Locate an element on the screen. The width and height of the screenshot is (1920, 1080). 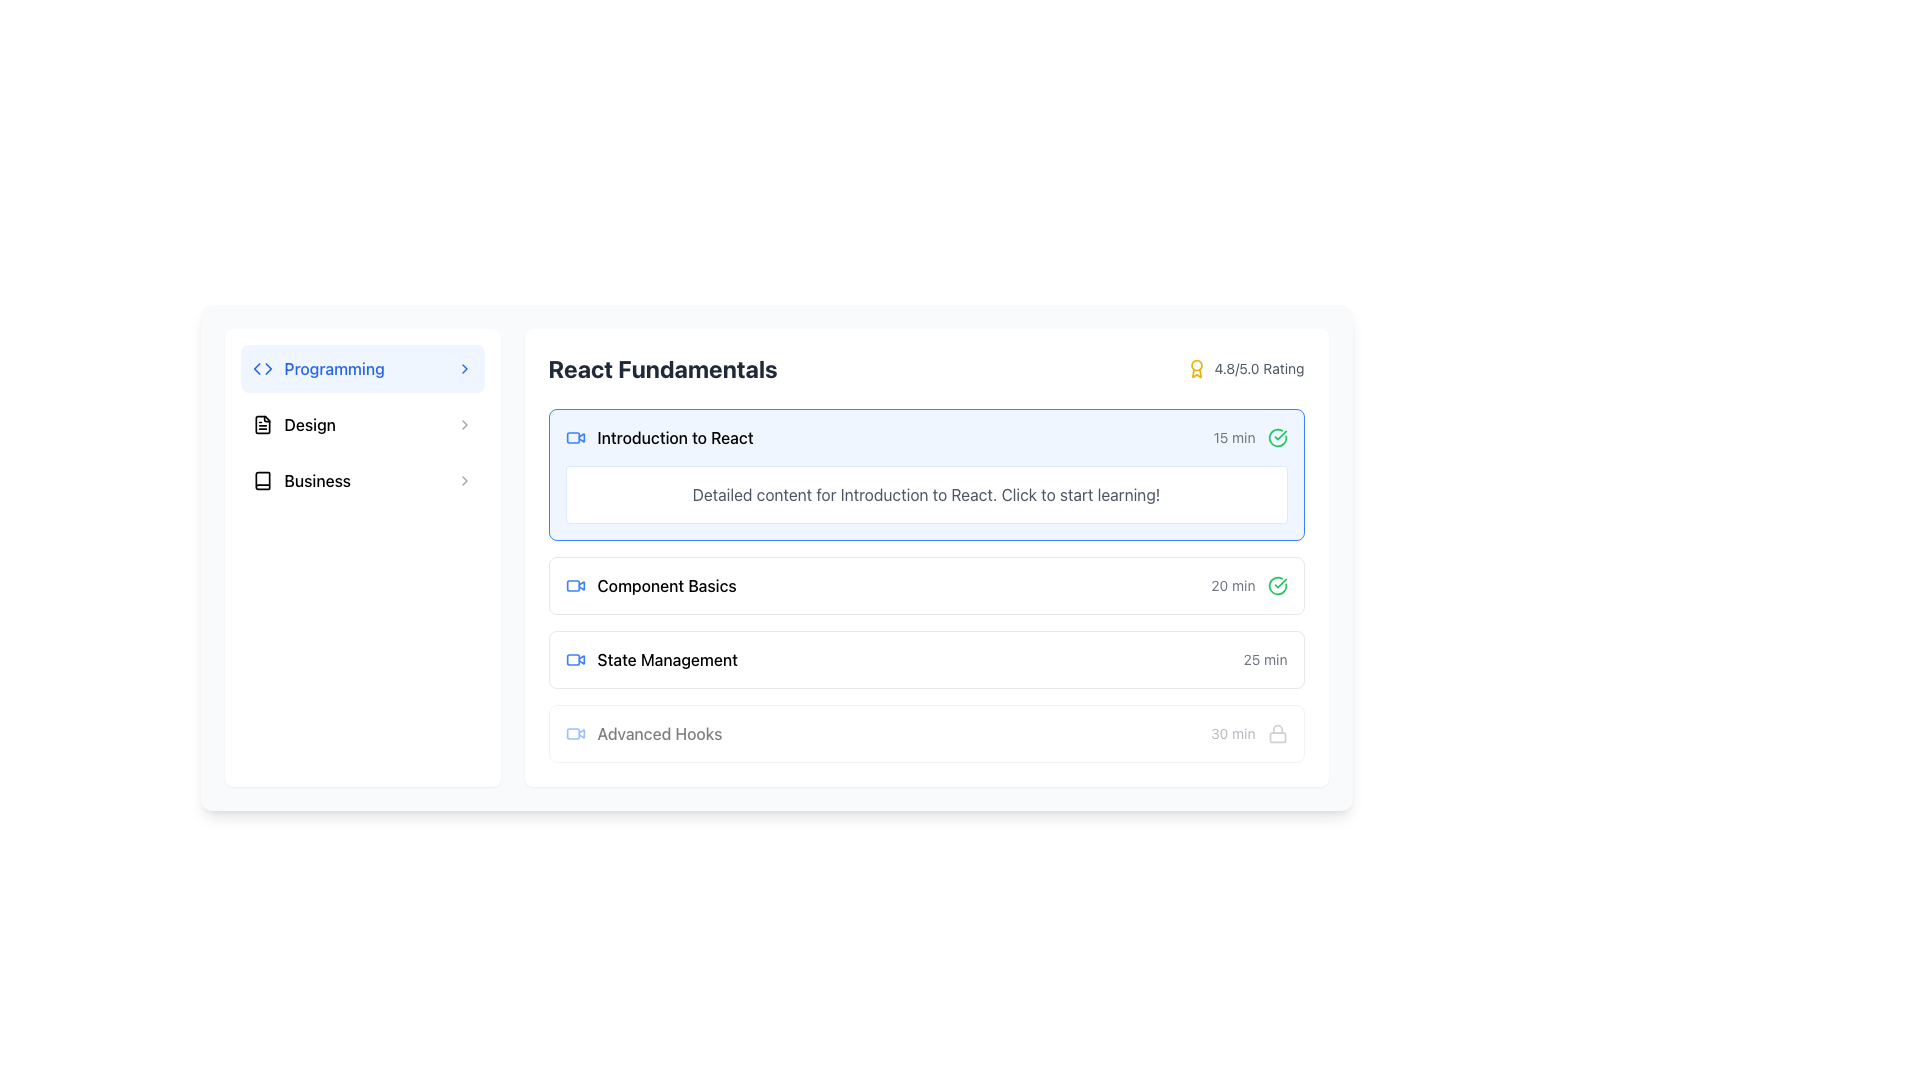
the descriptive text block providing information about the course module titled 'Introduction to React', located below the title within the module card is located at coordinates (925, 494).